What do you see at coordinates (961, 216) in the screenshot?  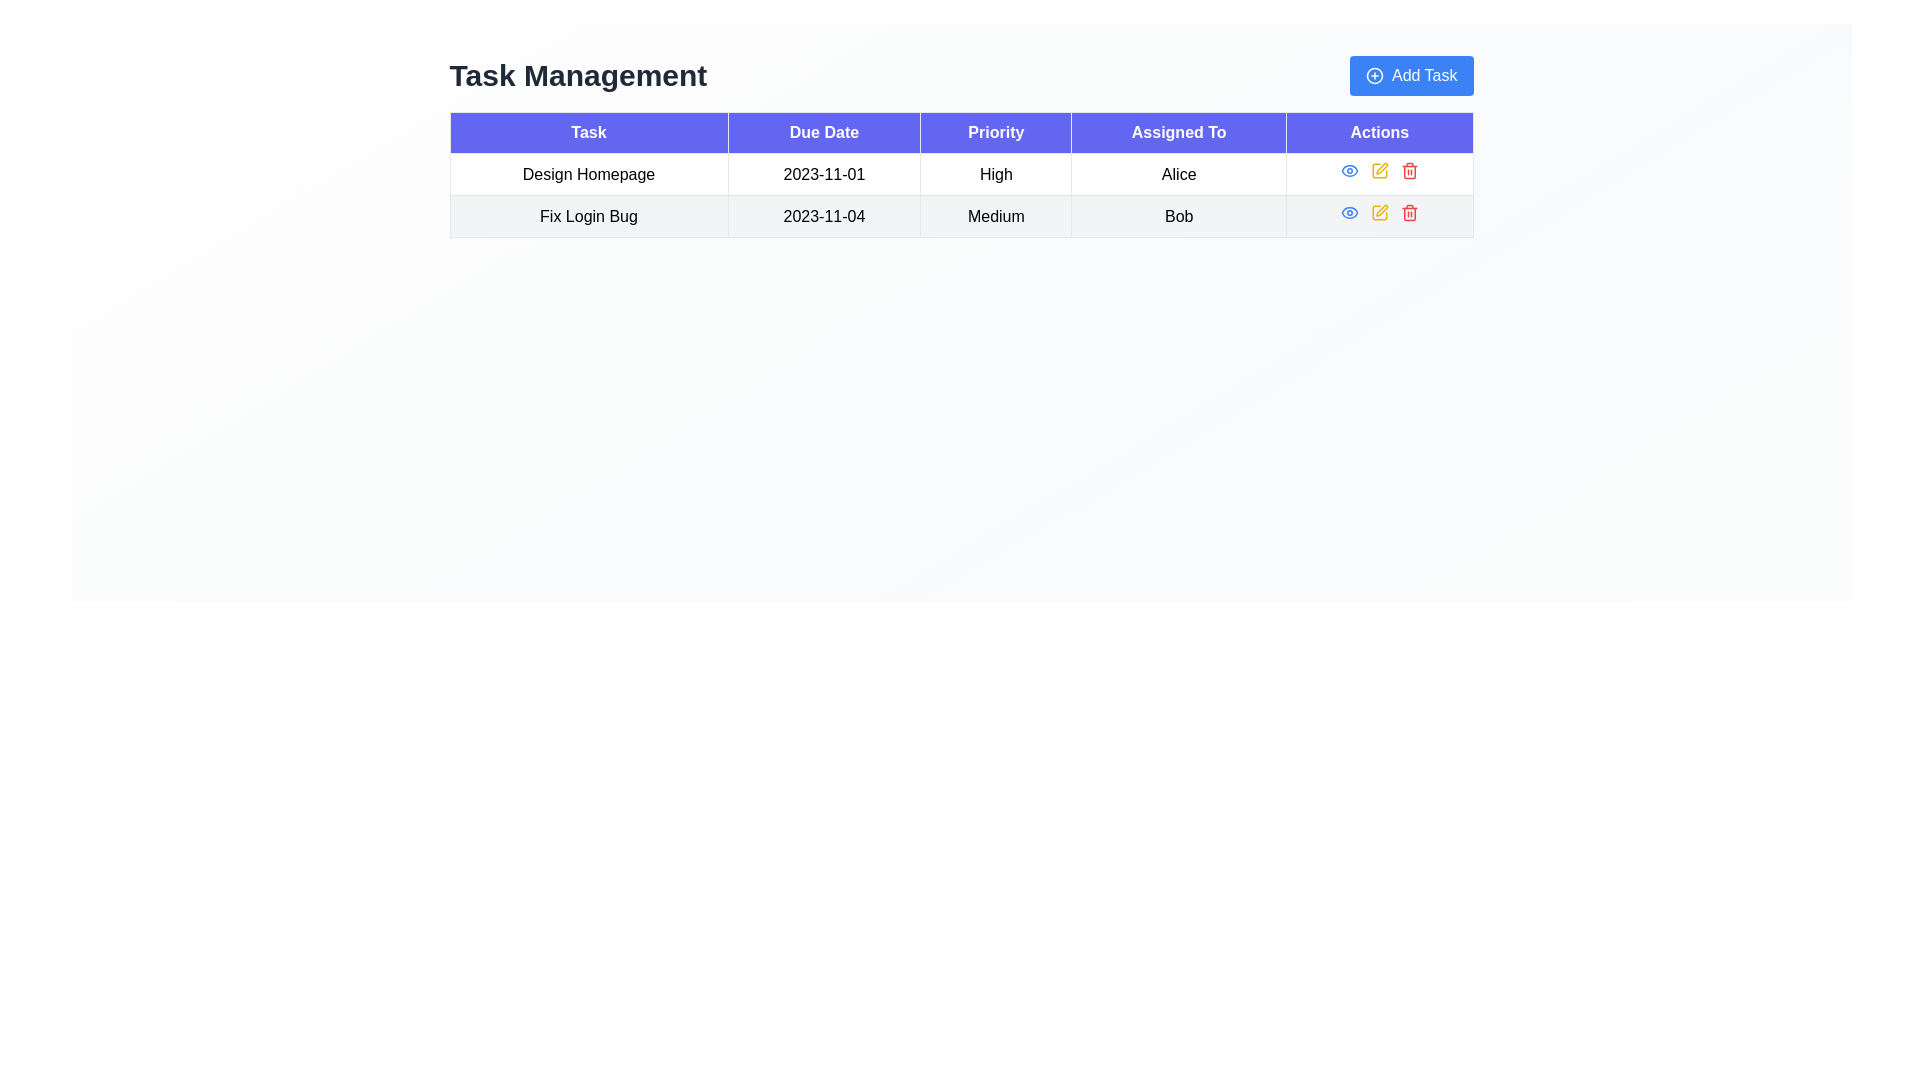 I see `the row containing the task 'Fix Login Bug', which includes cells for the due date, priority, assignee, and action icons` at bounding box center [961, 216].